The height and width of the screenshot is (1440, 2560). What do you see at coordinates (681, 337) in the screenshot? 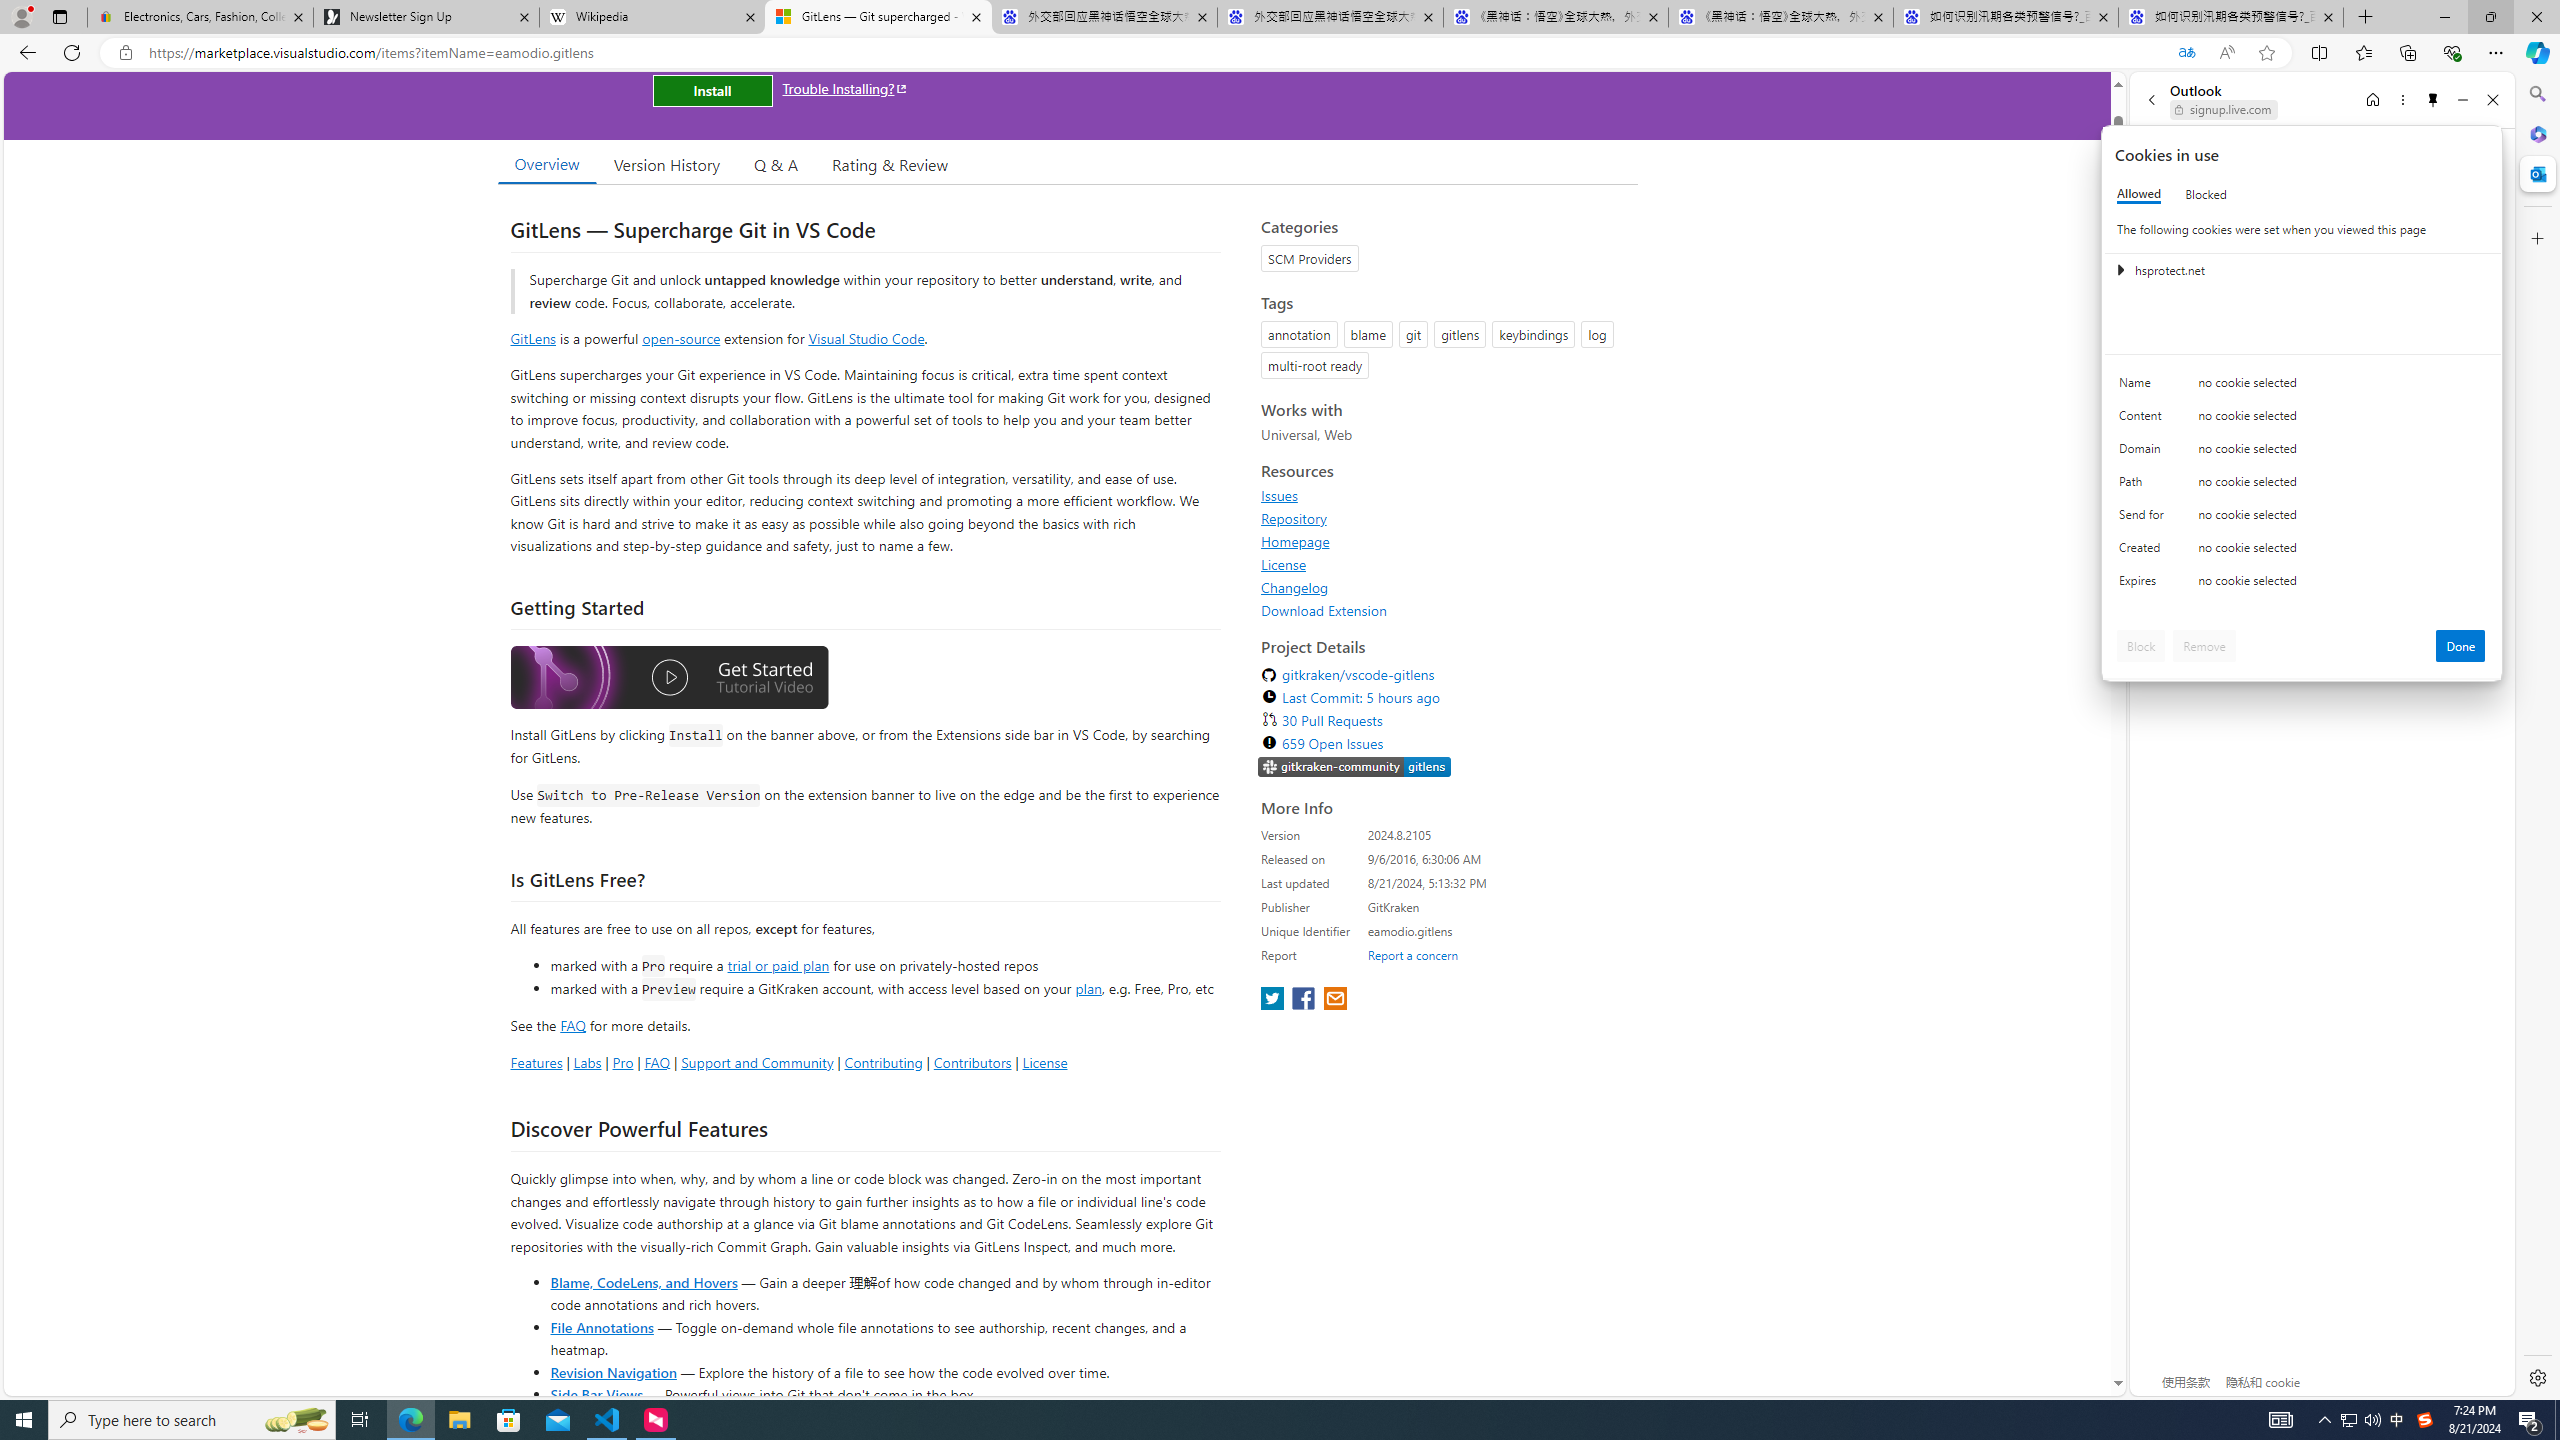
I see `'open-source'` at bounding box center [681, 337].